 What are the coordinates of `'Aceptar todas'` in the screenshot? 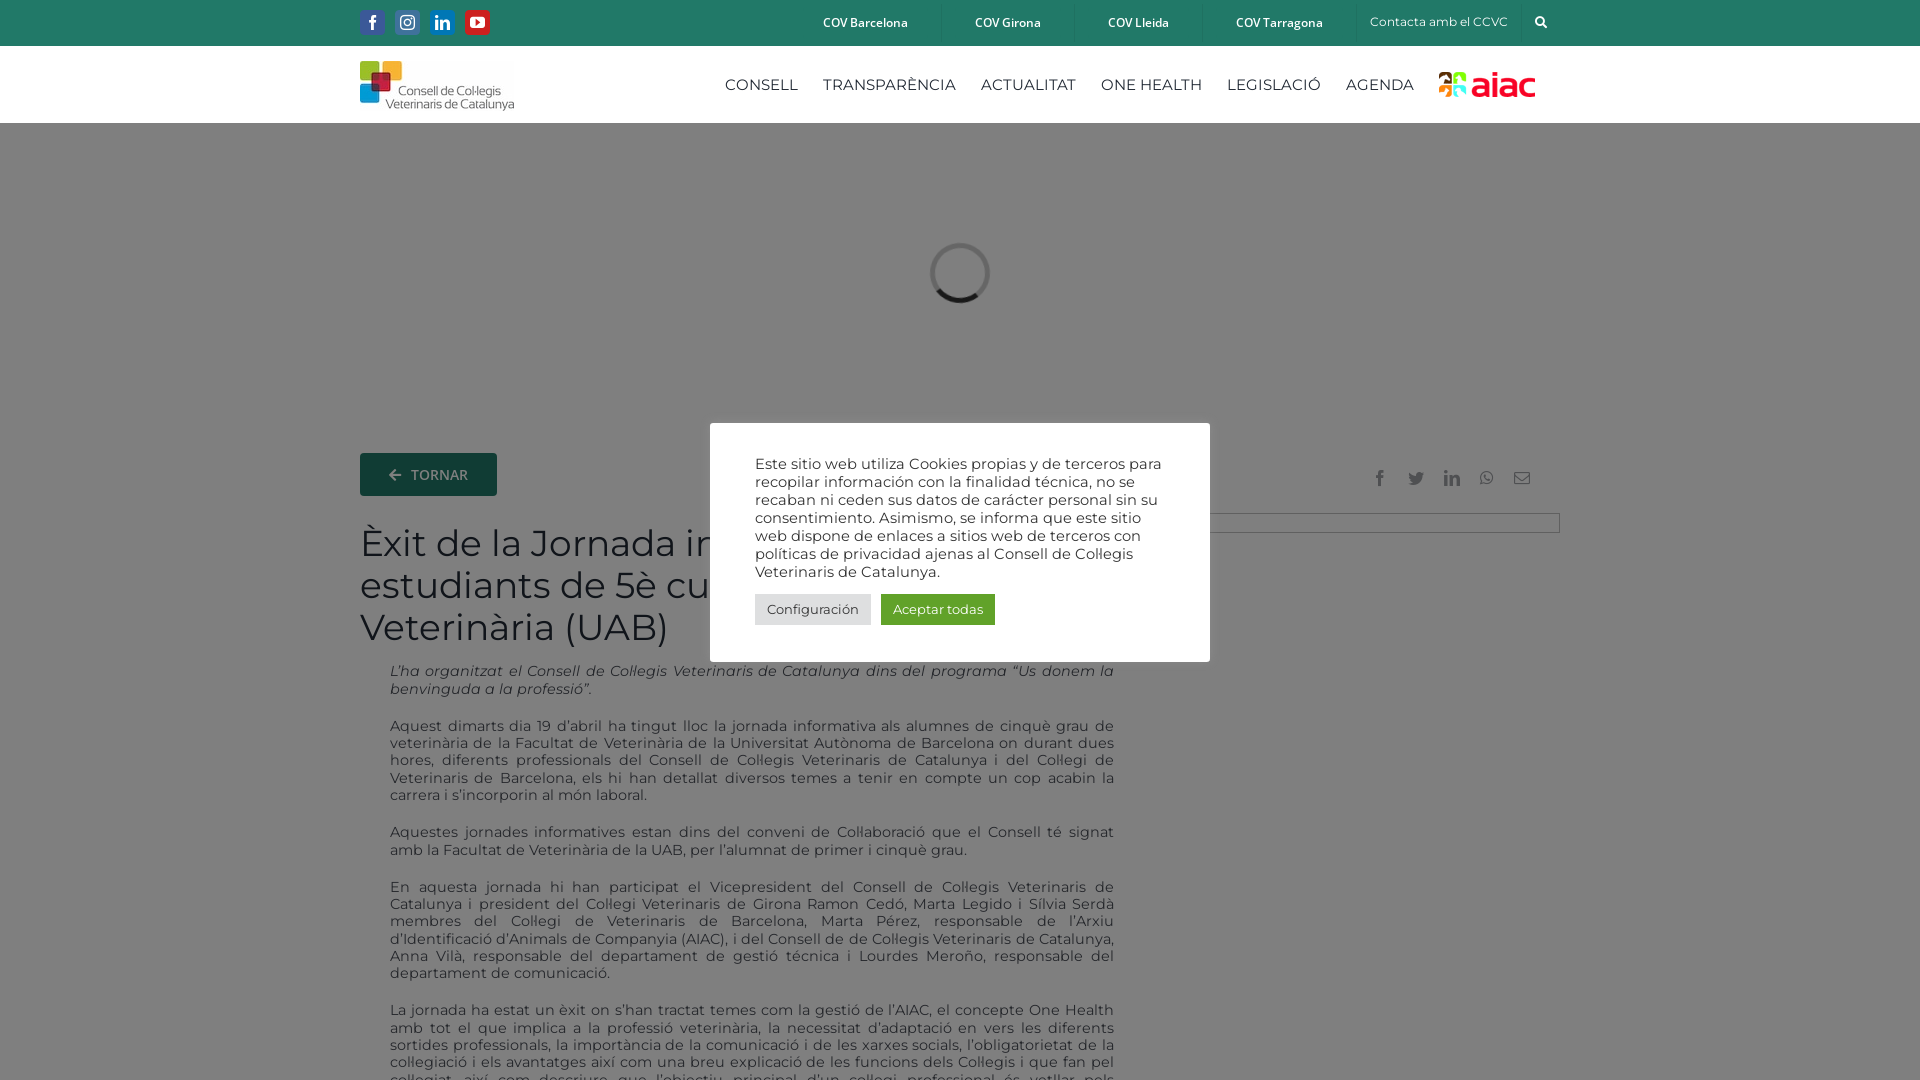 It's located at (936, 608).